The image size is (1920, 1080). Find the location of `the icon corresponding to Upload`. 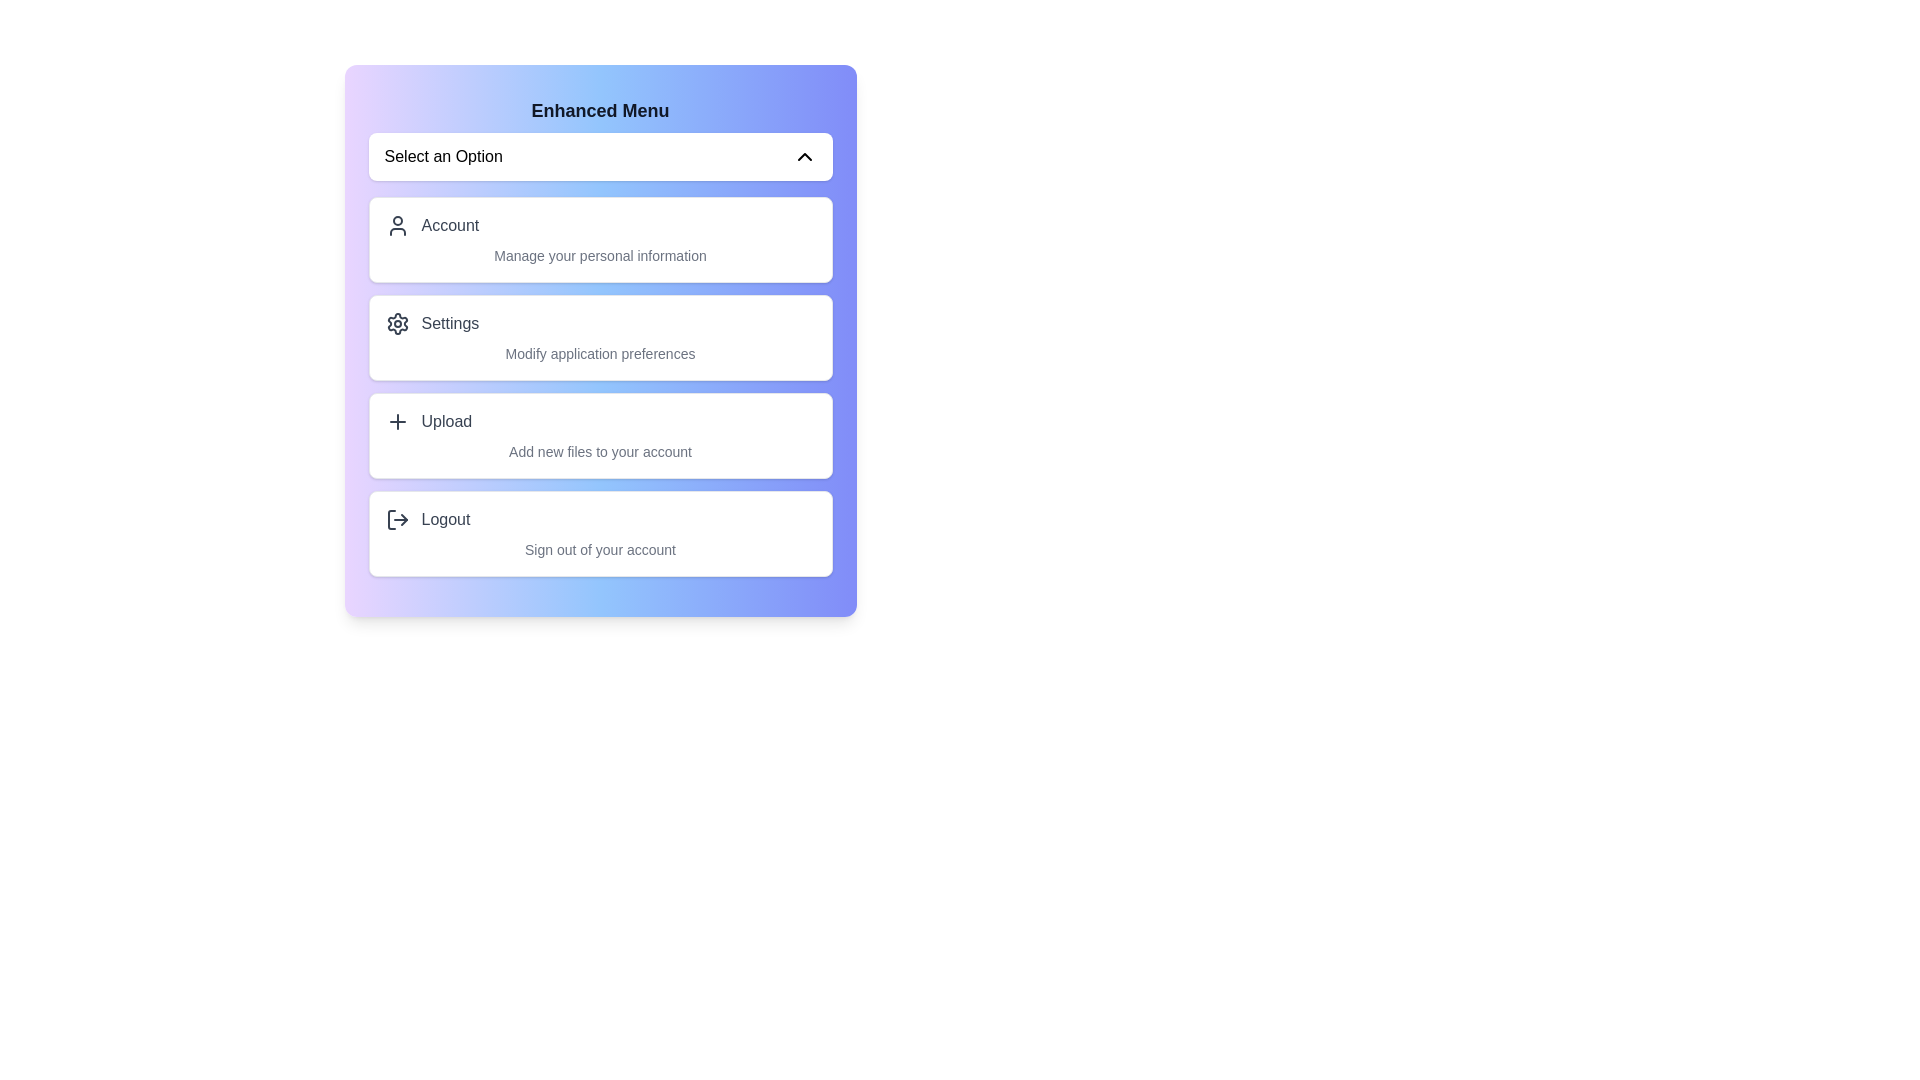

the icon corresponding to Upload is located at coordinates (397, 420).